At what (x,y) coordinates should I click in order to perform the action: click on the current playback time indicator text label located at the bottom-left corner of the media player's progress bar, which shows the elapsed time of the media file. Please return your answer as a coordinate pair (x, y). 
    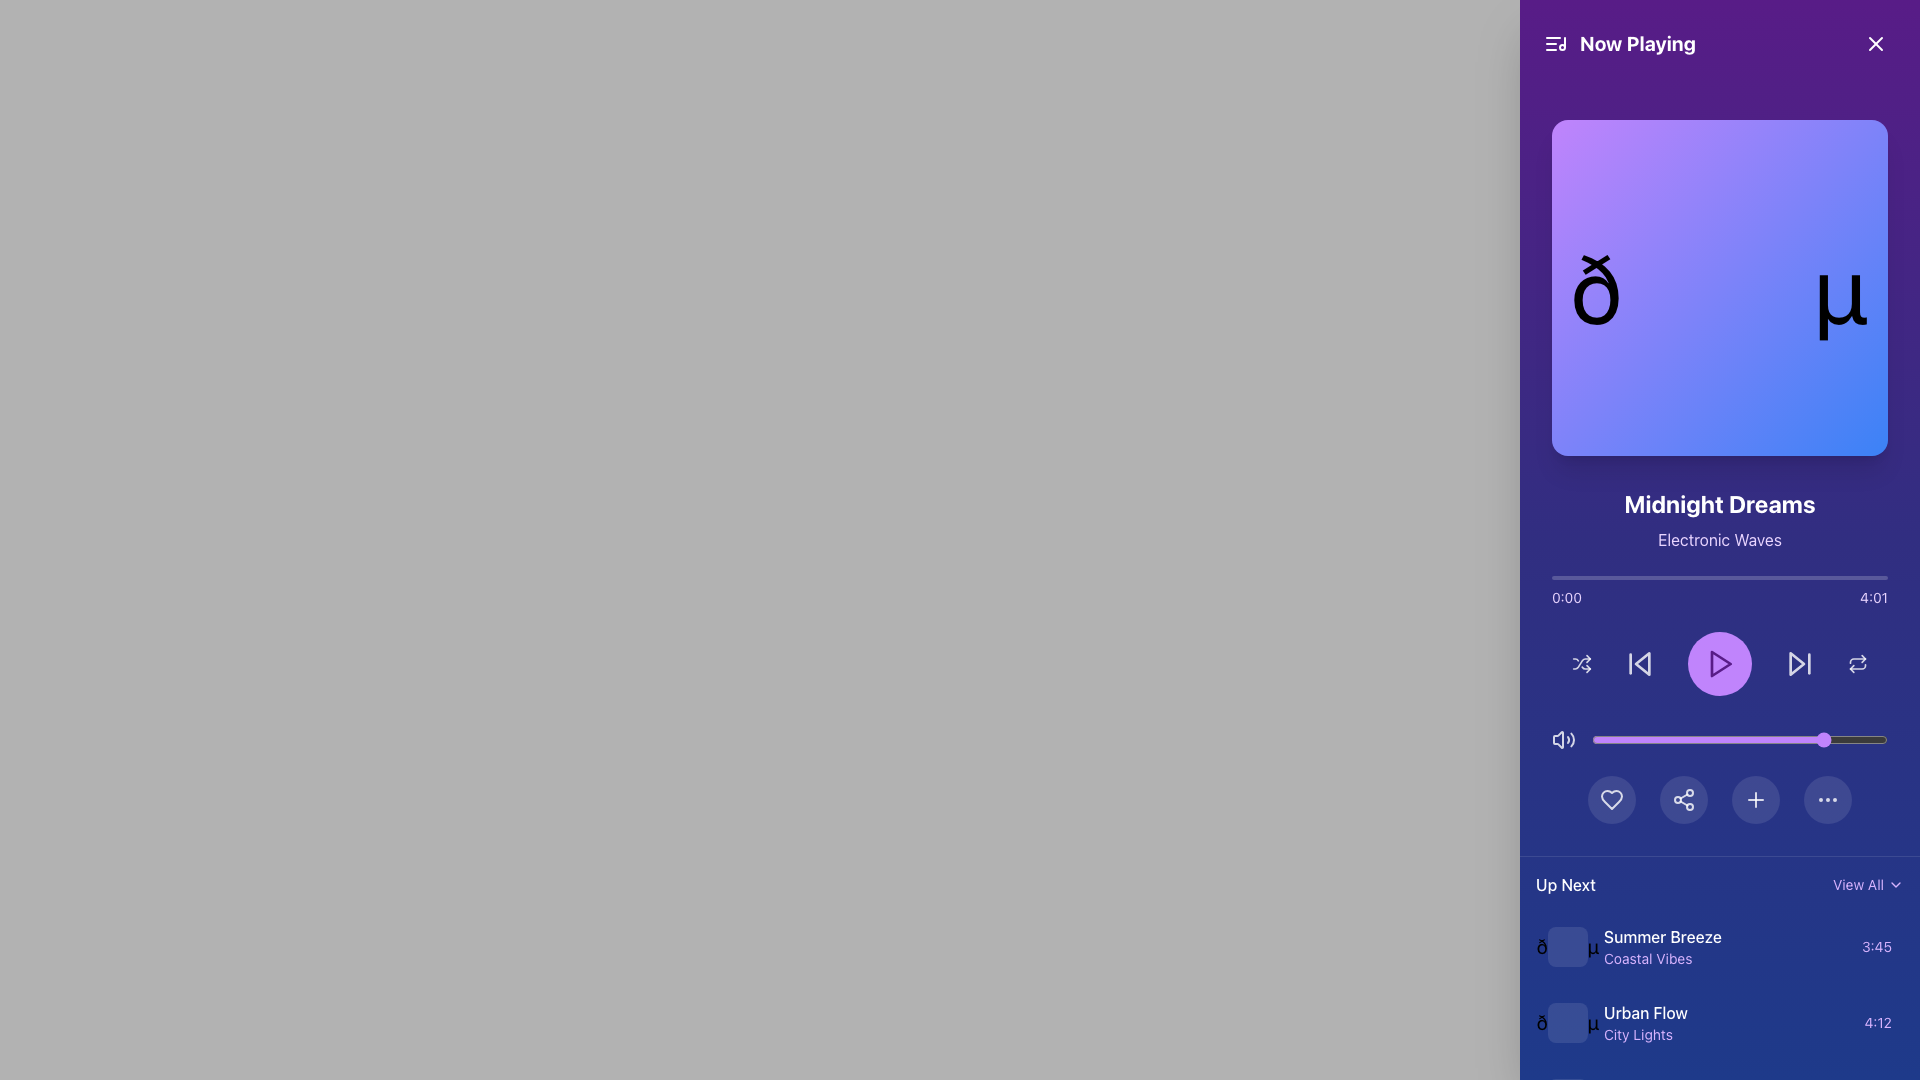
    Looking at the image, I should click on (1566, 596).